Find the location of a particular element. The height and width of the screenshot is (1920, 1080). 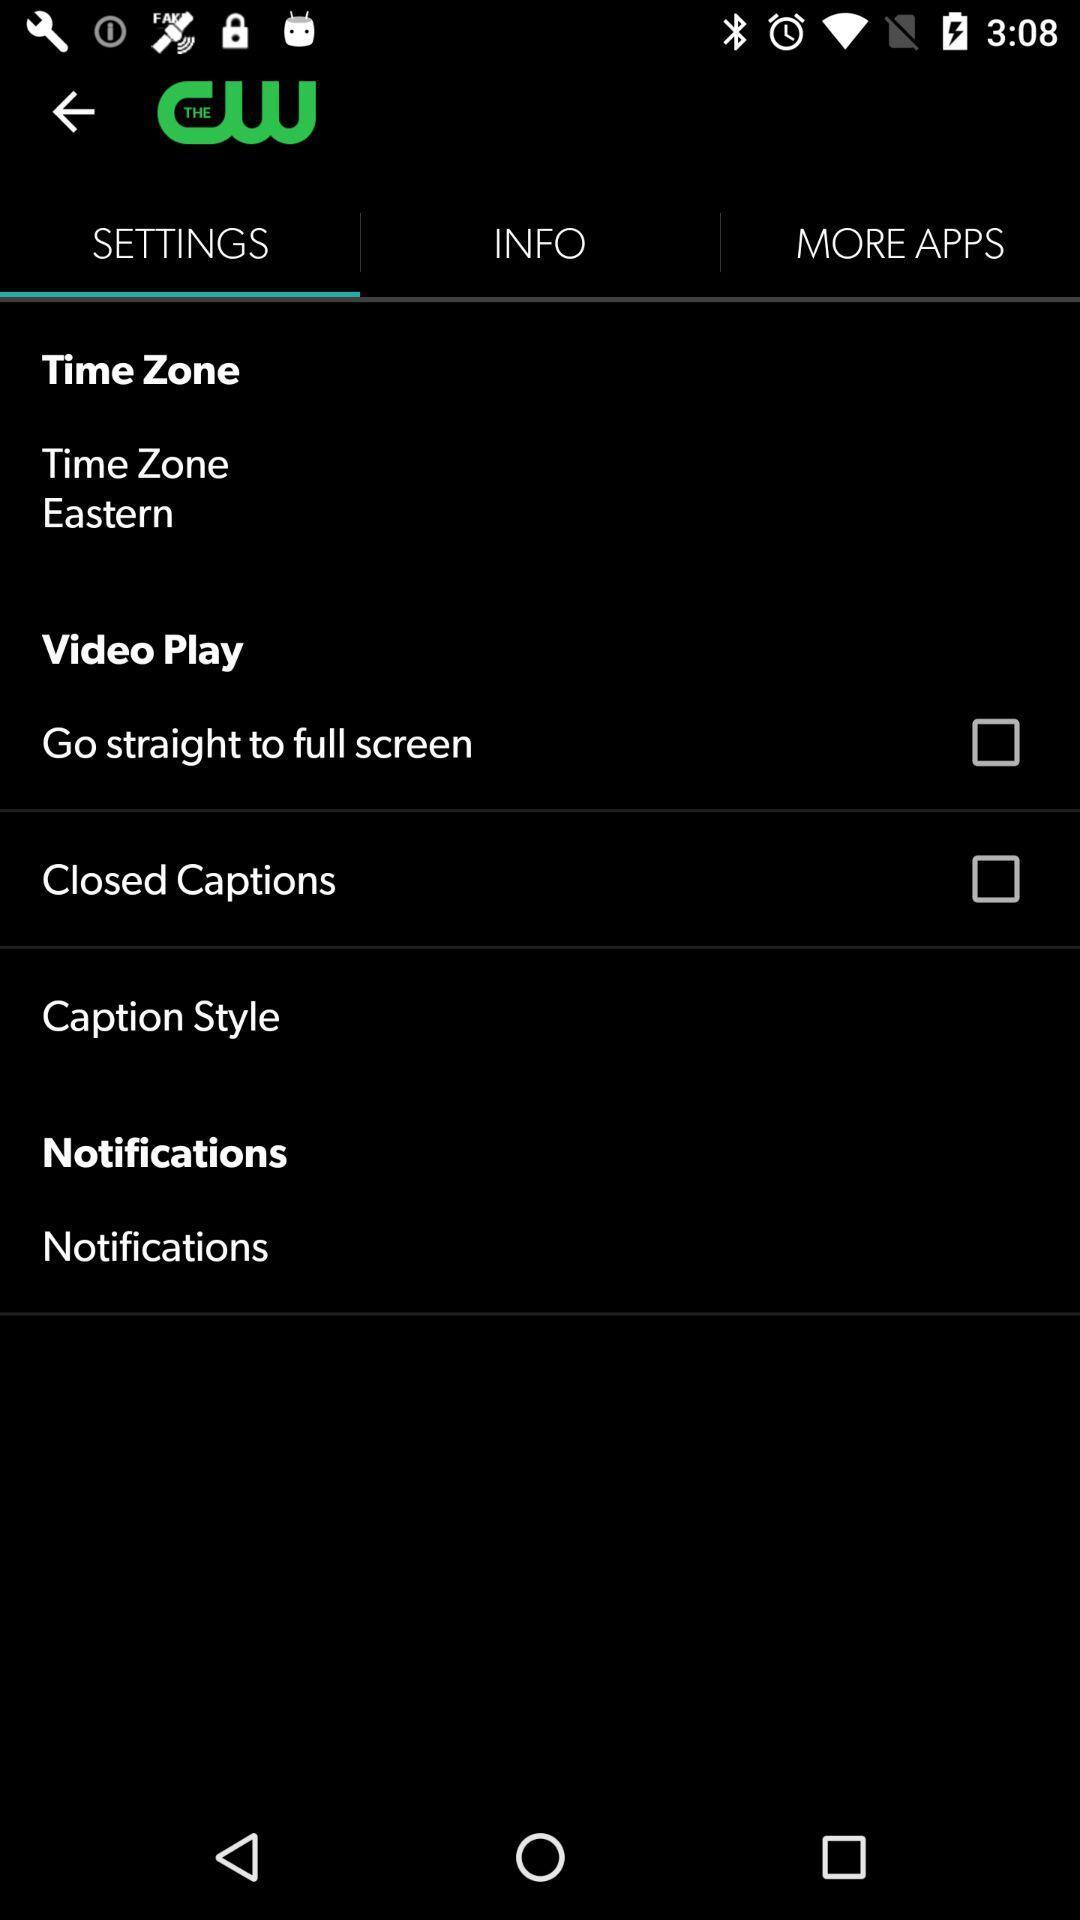

the item to the left of info icon is located at coordinates (180, 242).